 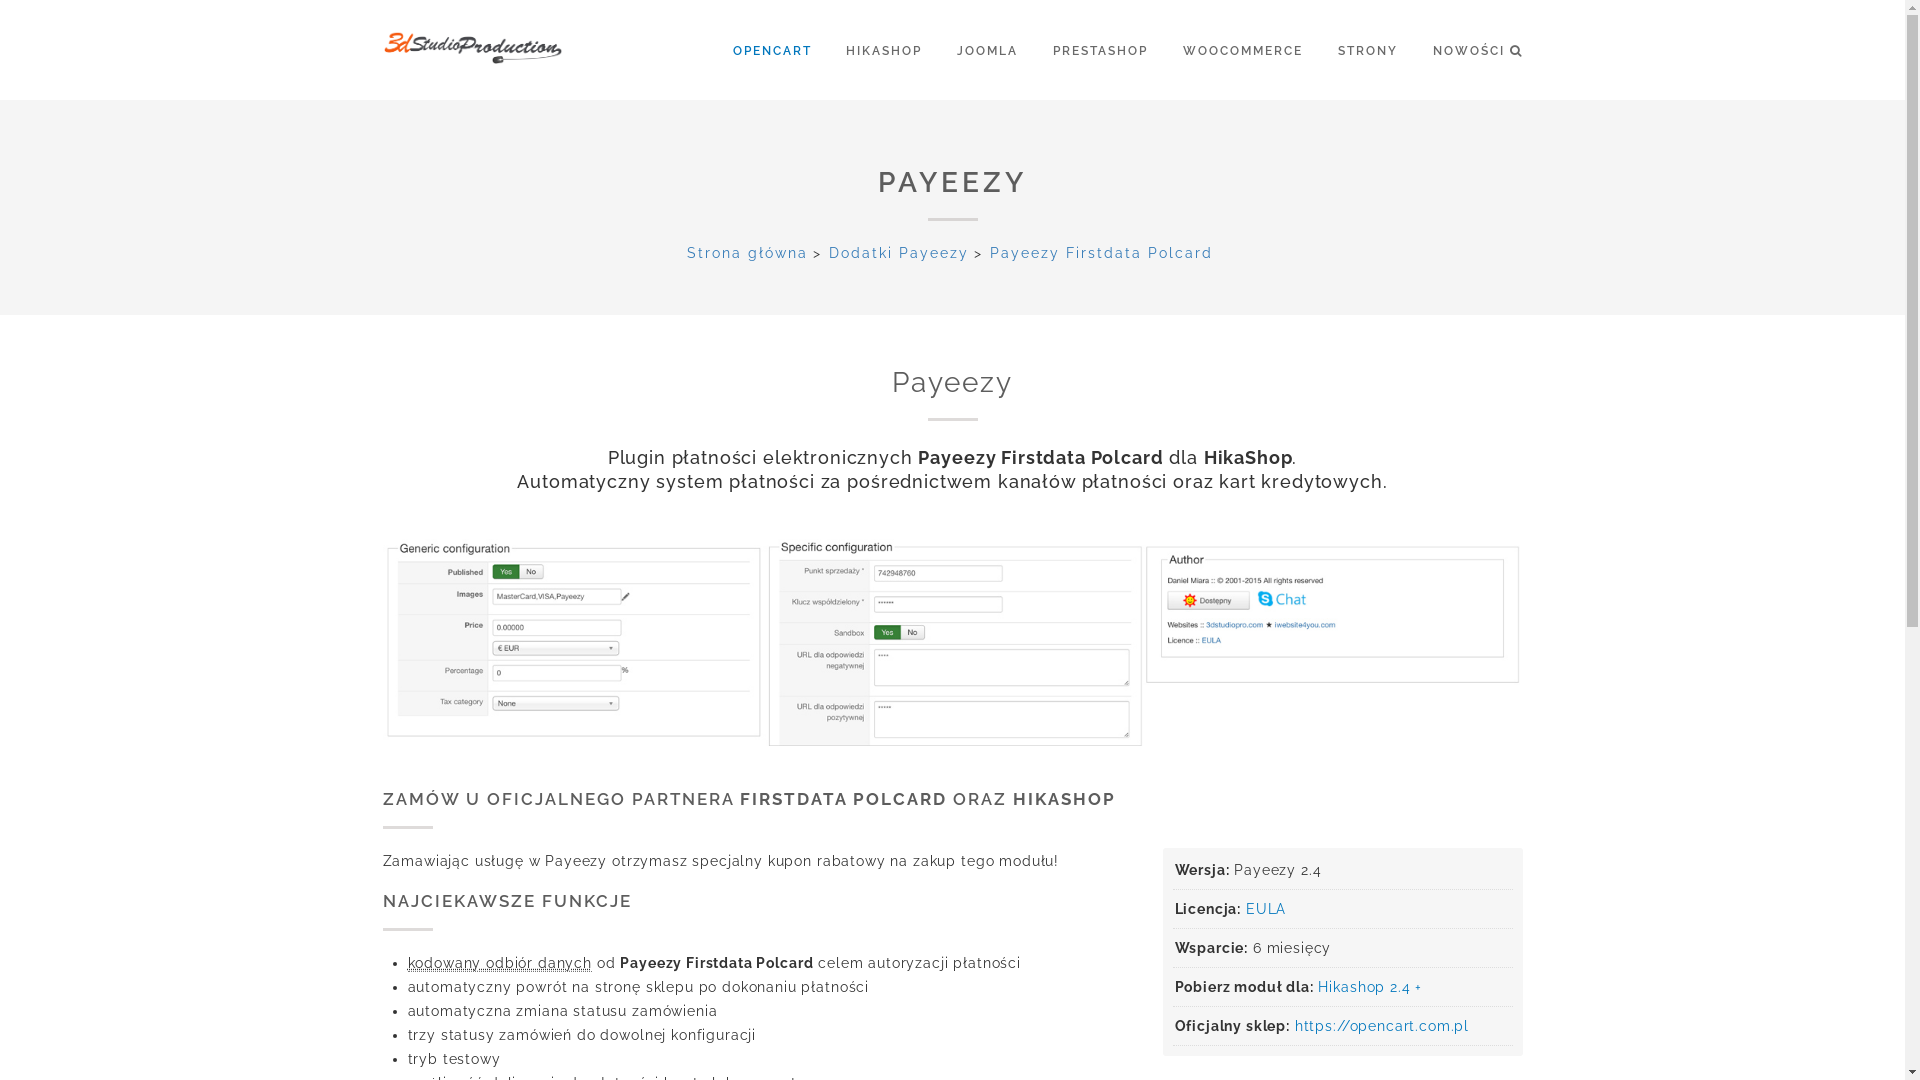 What do you see at coordinates (1114, 49) in the screenshot?
I see `'PRESTASHOP'` at bounding box center [1114, 49].